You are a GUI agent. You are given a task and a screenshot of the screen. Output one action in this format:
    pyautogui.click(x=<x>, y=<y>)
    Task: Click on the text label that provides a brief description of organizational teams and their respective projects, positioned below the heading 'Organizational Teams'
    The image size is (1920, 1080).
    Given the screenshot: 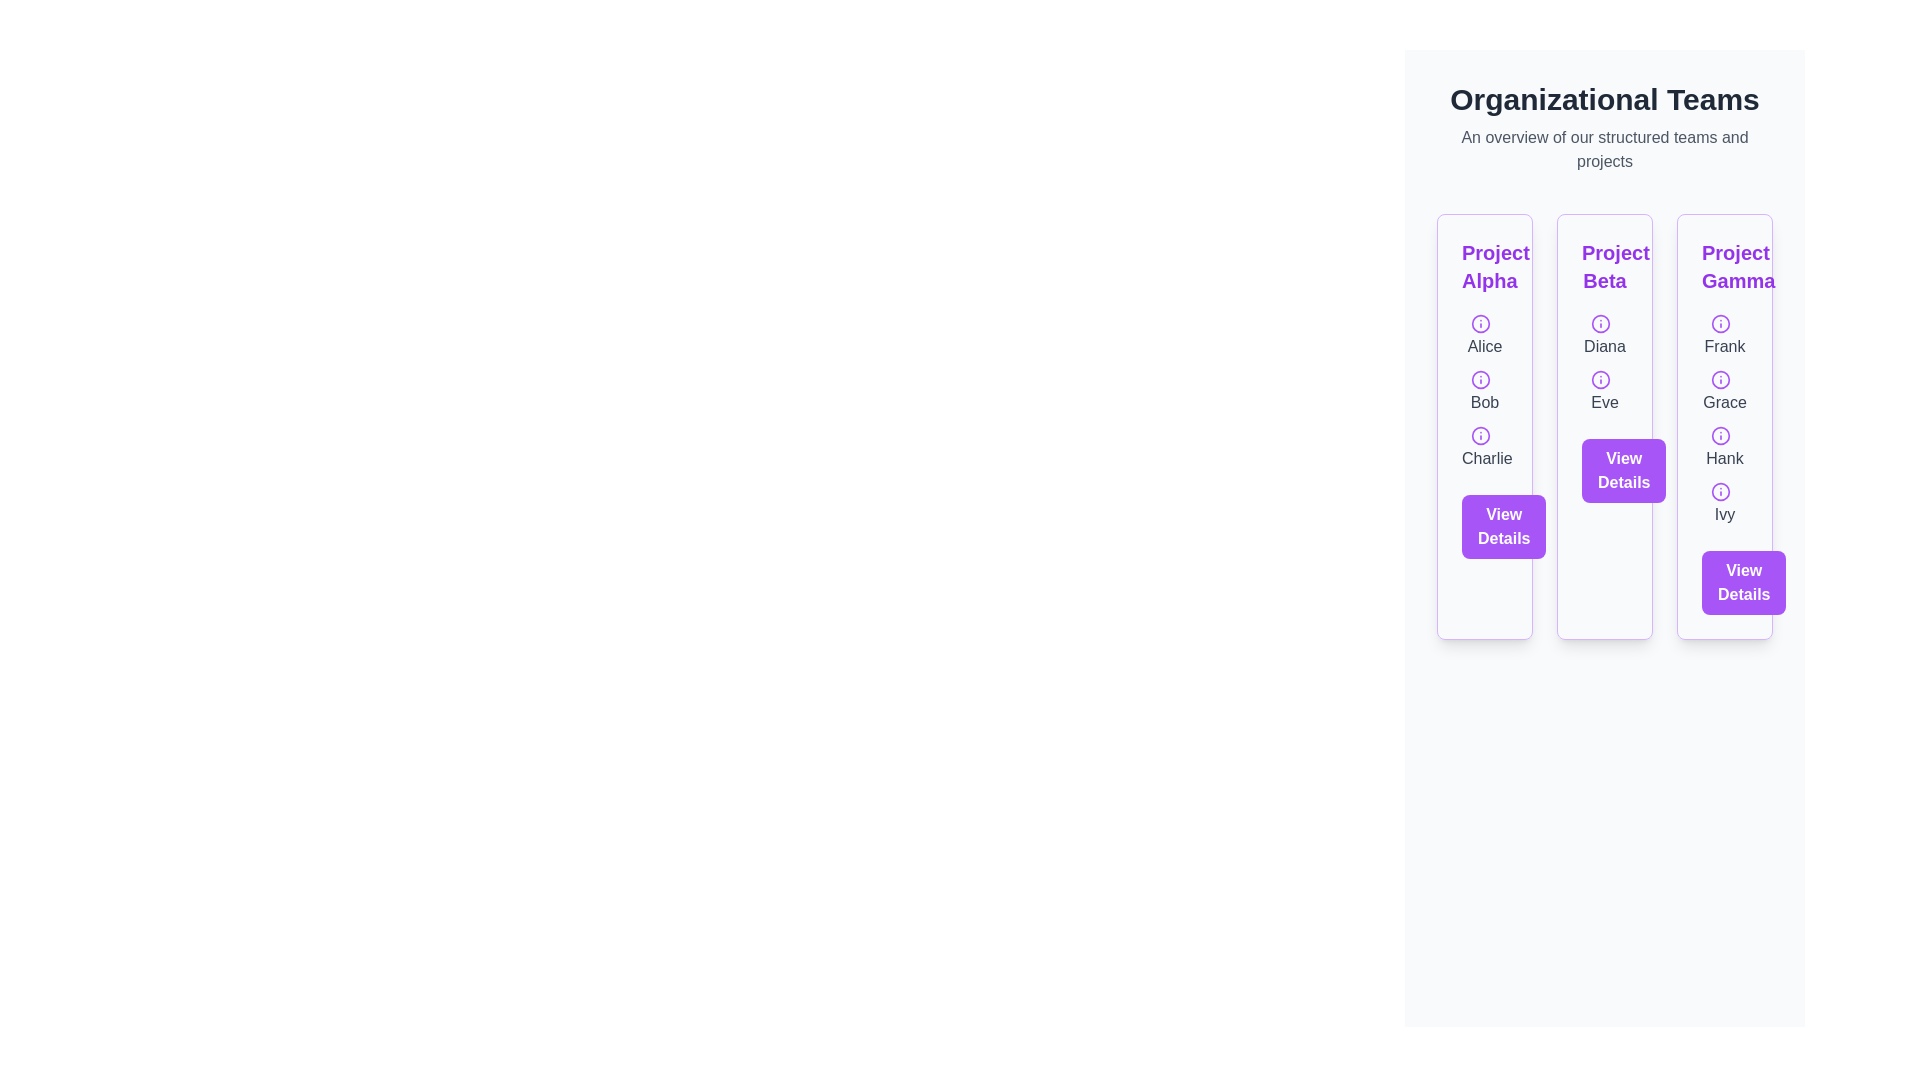 What is the action you would take?
    pyautogui.click(x=1604, y=149)
    